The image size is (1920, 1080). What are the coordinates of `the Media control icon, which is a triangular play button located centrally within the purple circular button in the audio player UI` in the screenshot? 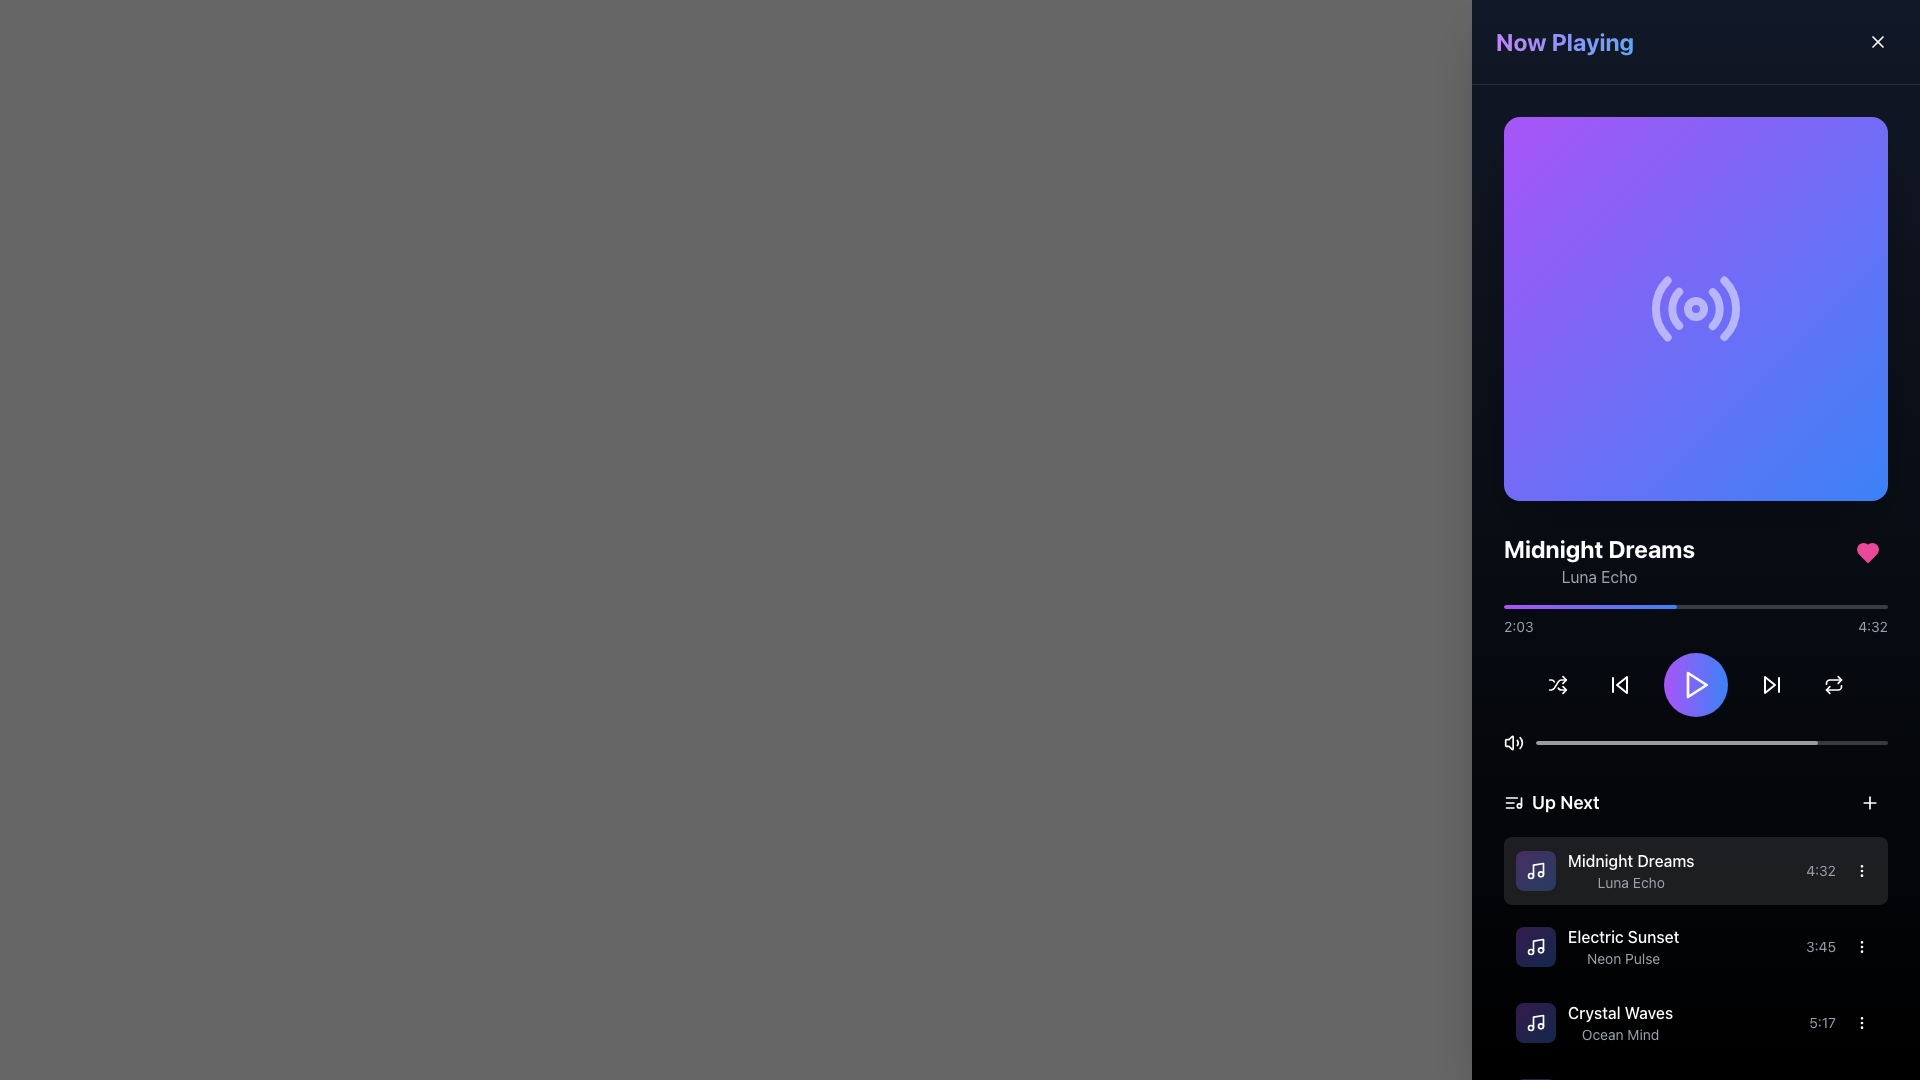 It's located at (1696, 684).